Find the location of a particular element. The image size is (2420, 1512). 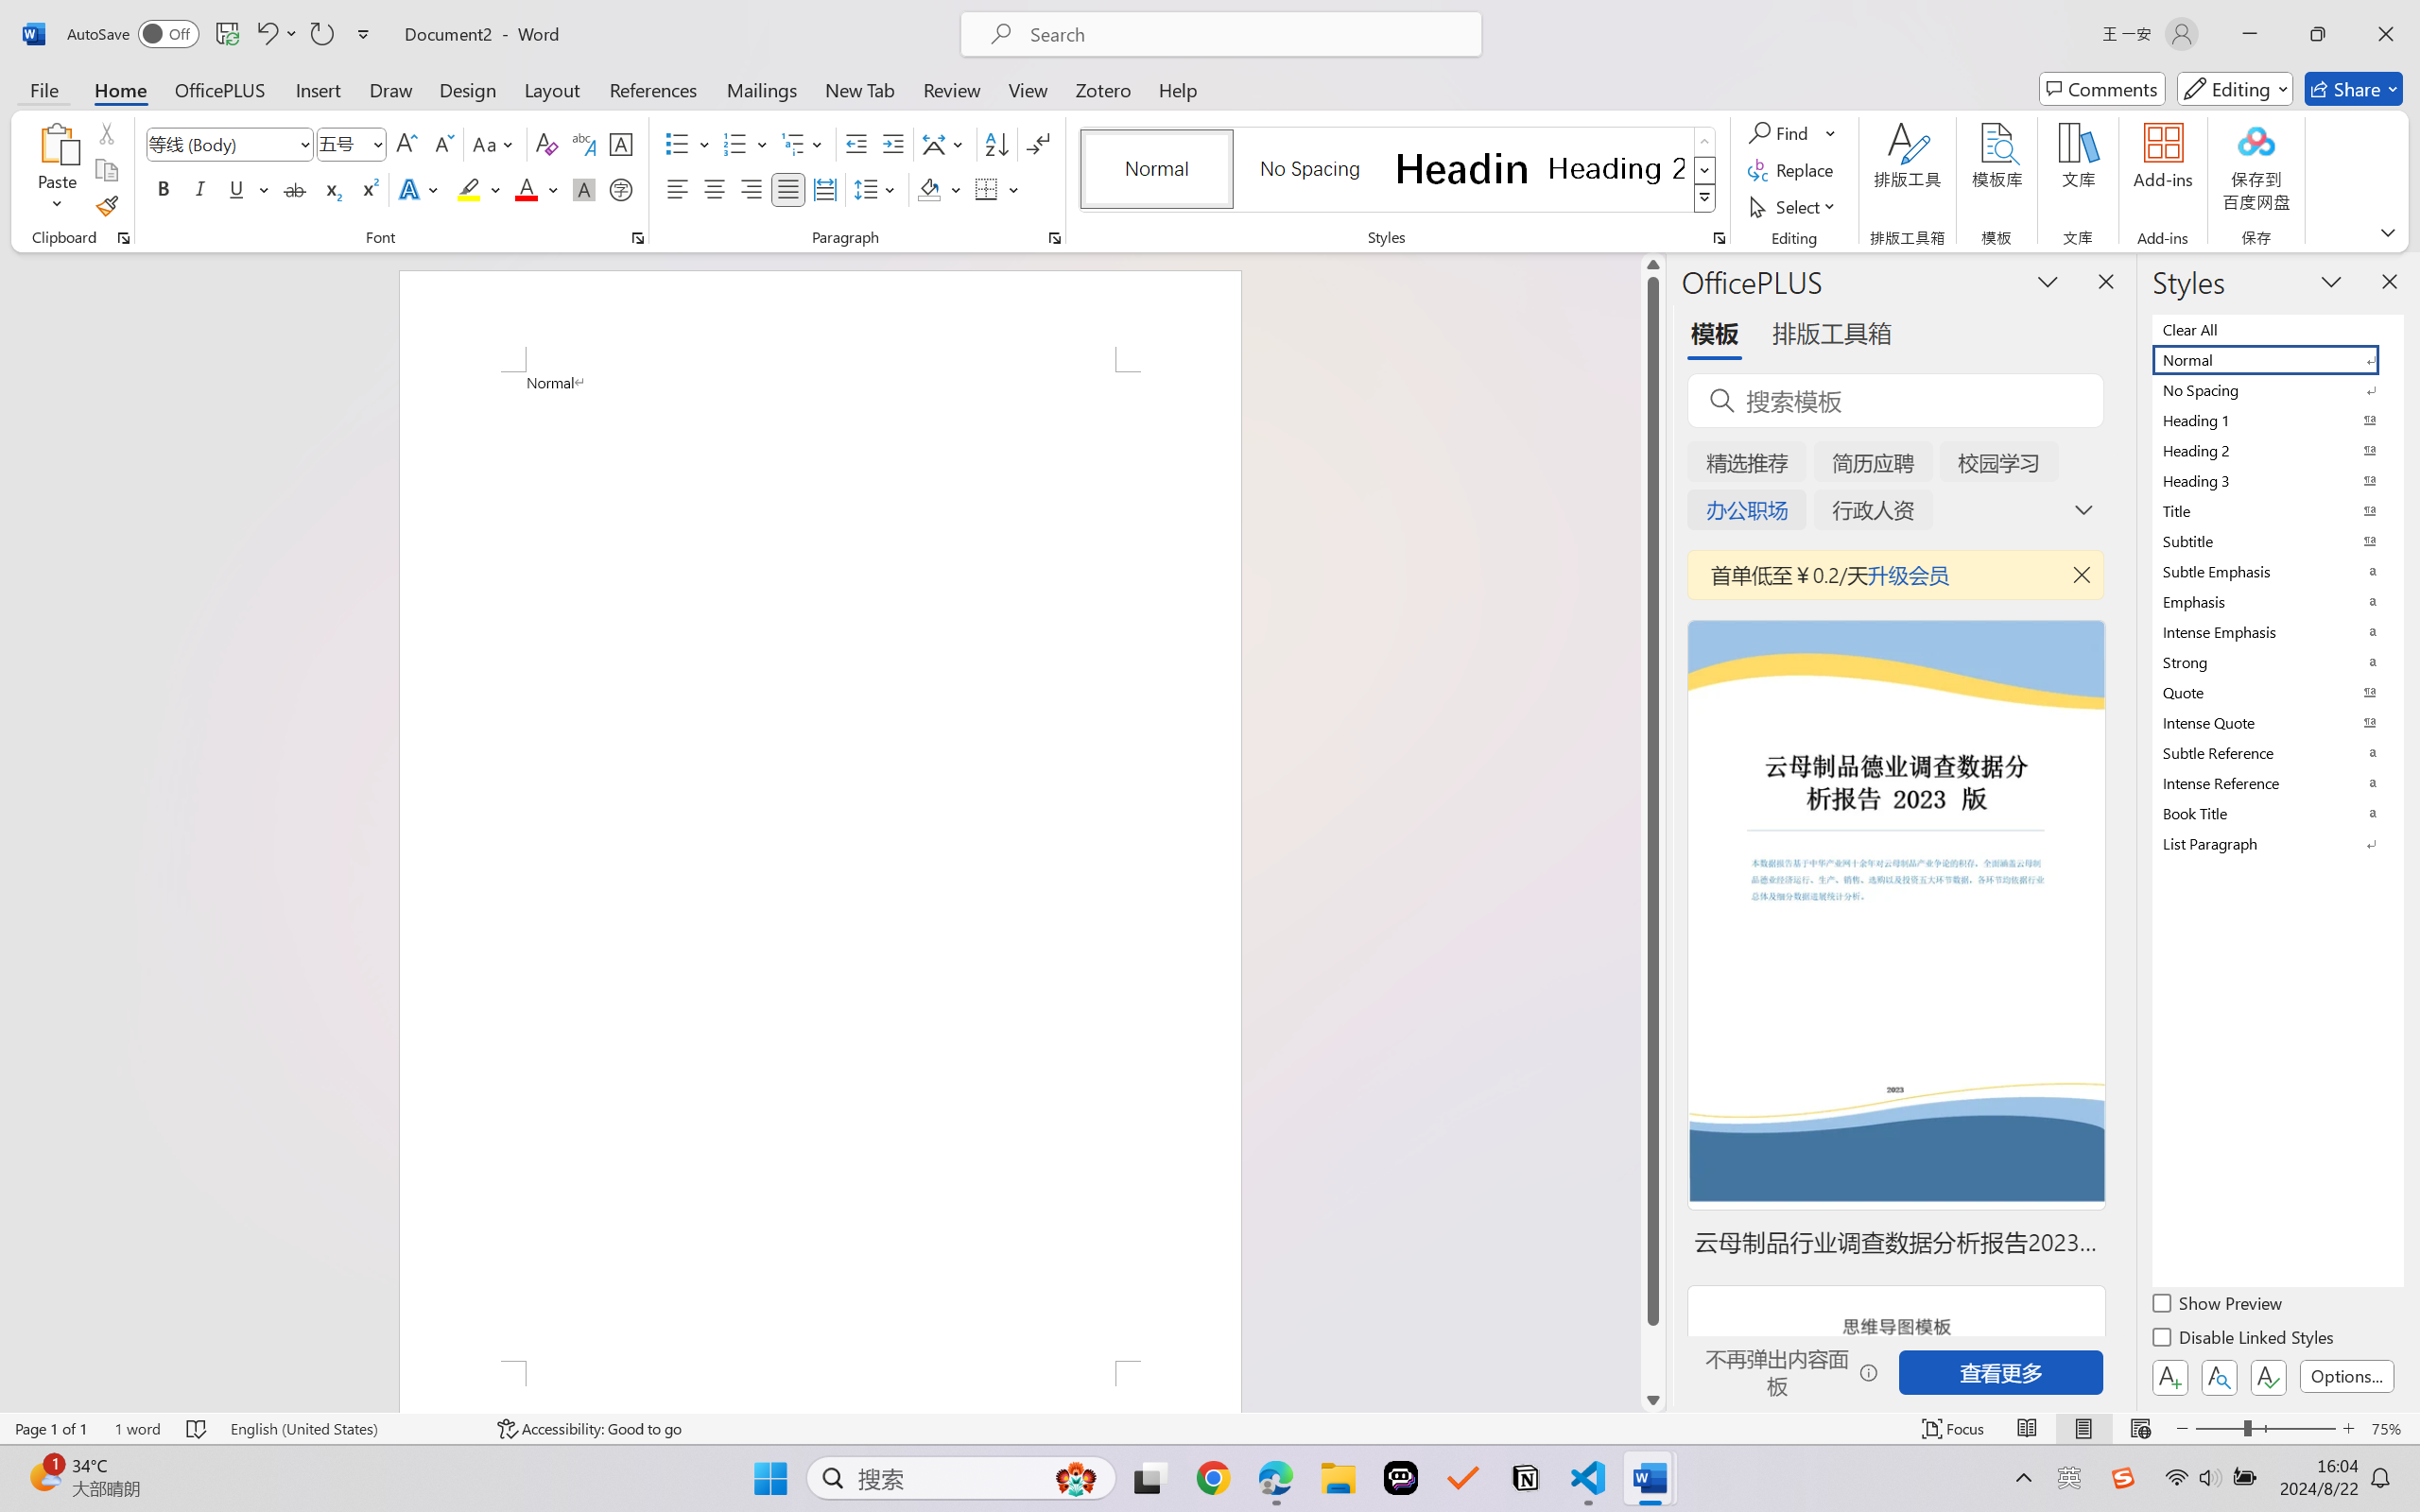

'Show Preview' is located at coordinates (2218, 1305).